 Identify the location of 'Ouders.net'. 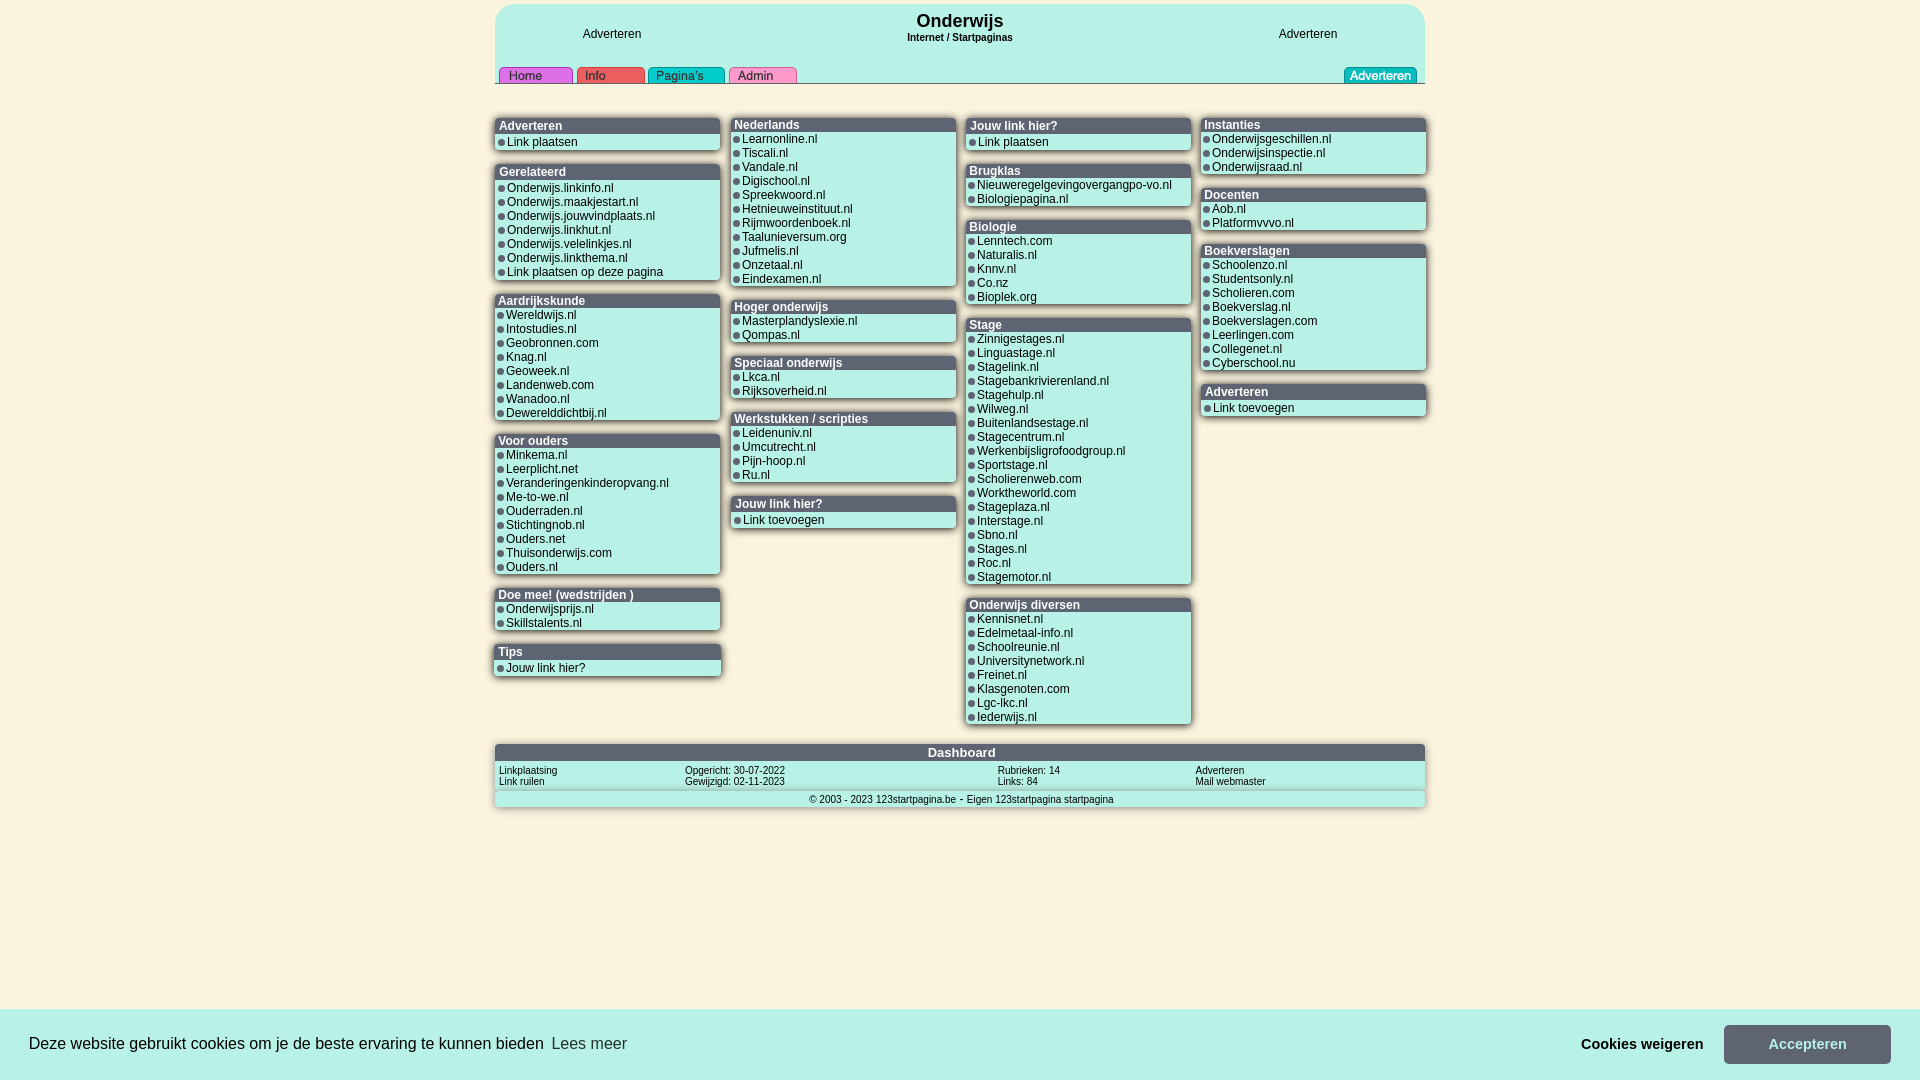
(535, 538).